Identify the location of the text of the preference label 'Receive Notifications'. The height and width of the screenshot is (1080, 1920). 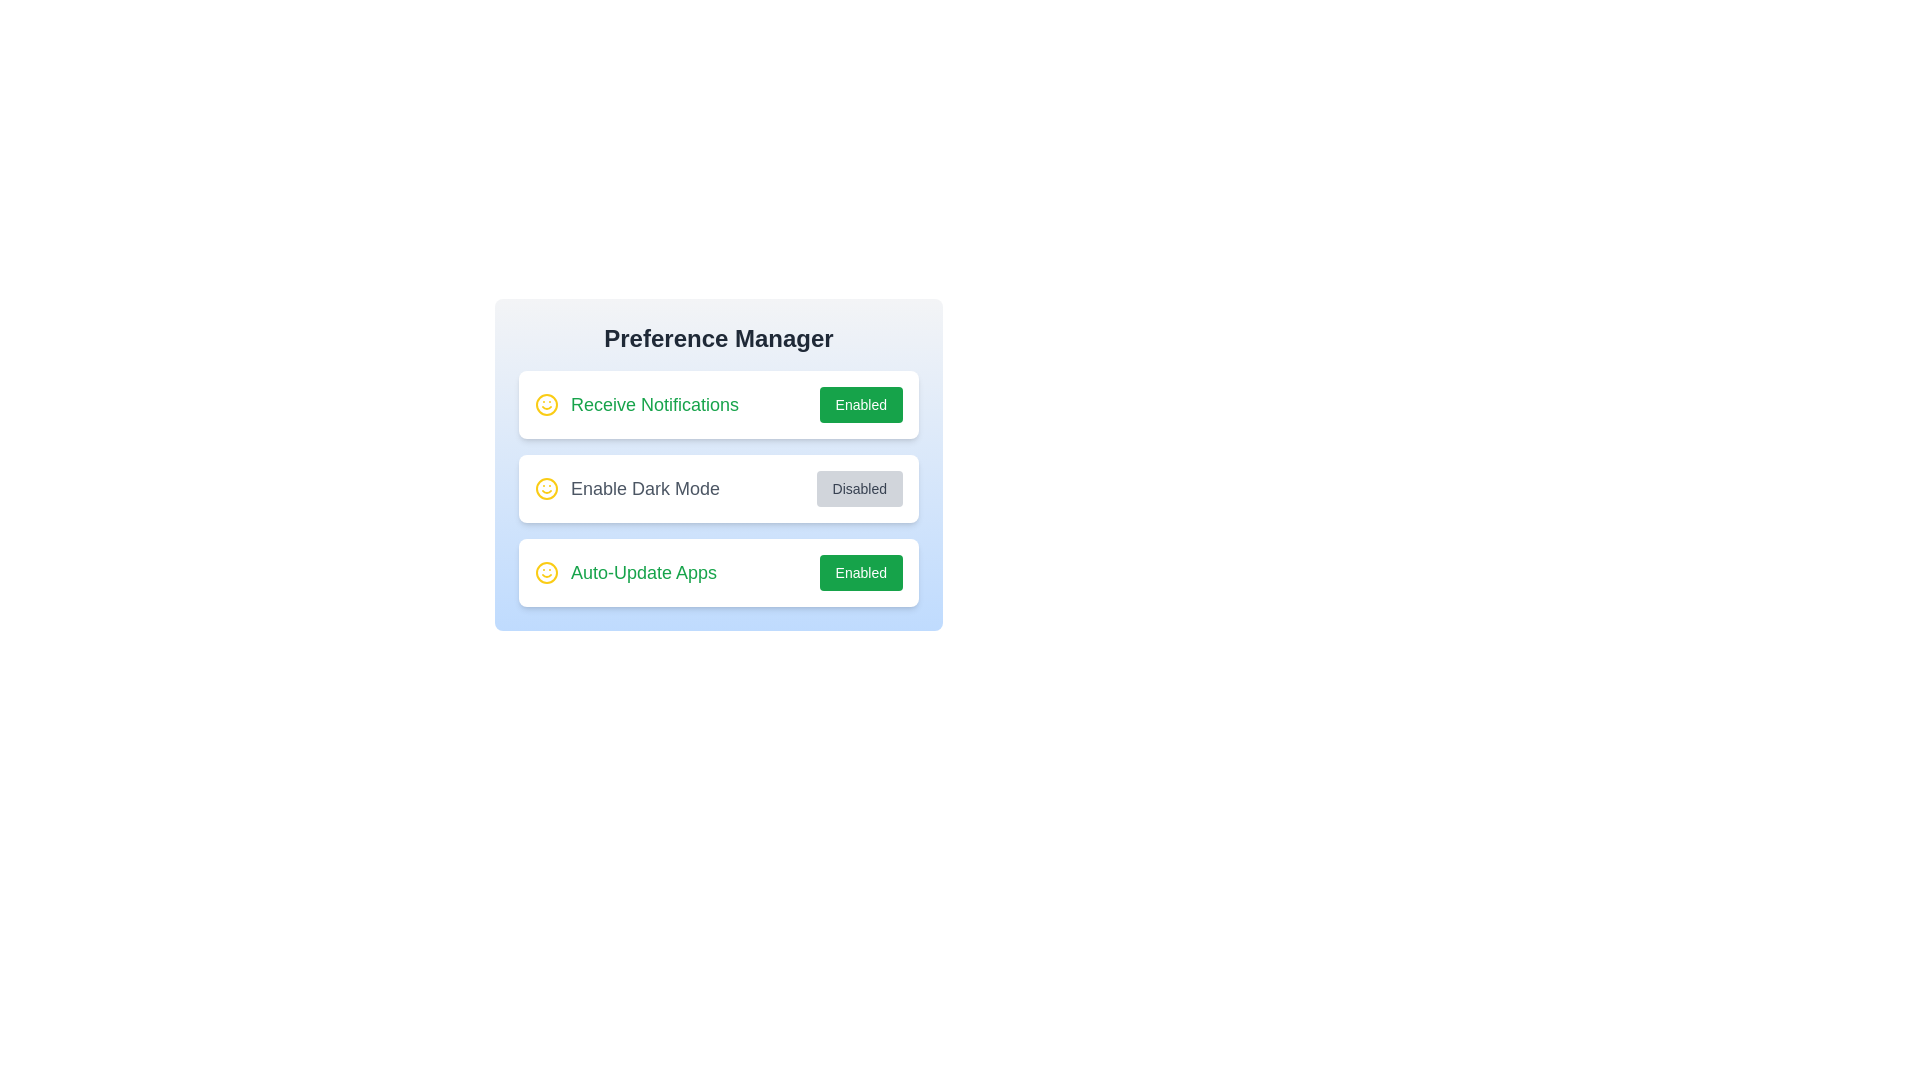
(636, 405).